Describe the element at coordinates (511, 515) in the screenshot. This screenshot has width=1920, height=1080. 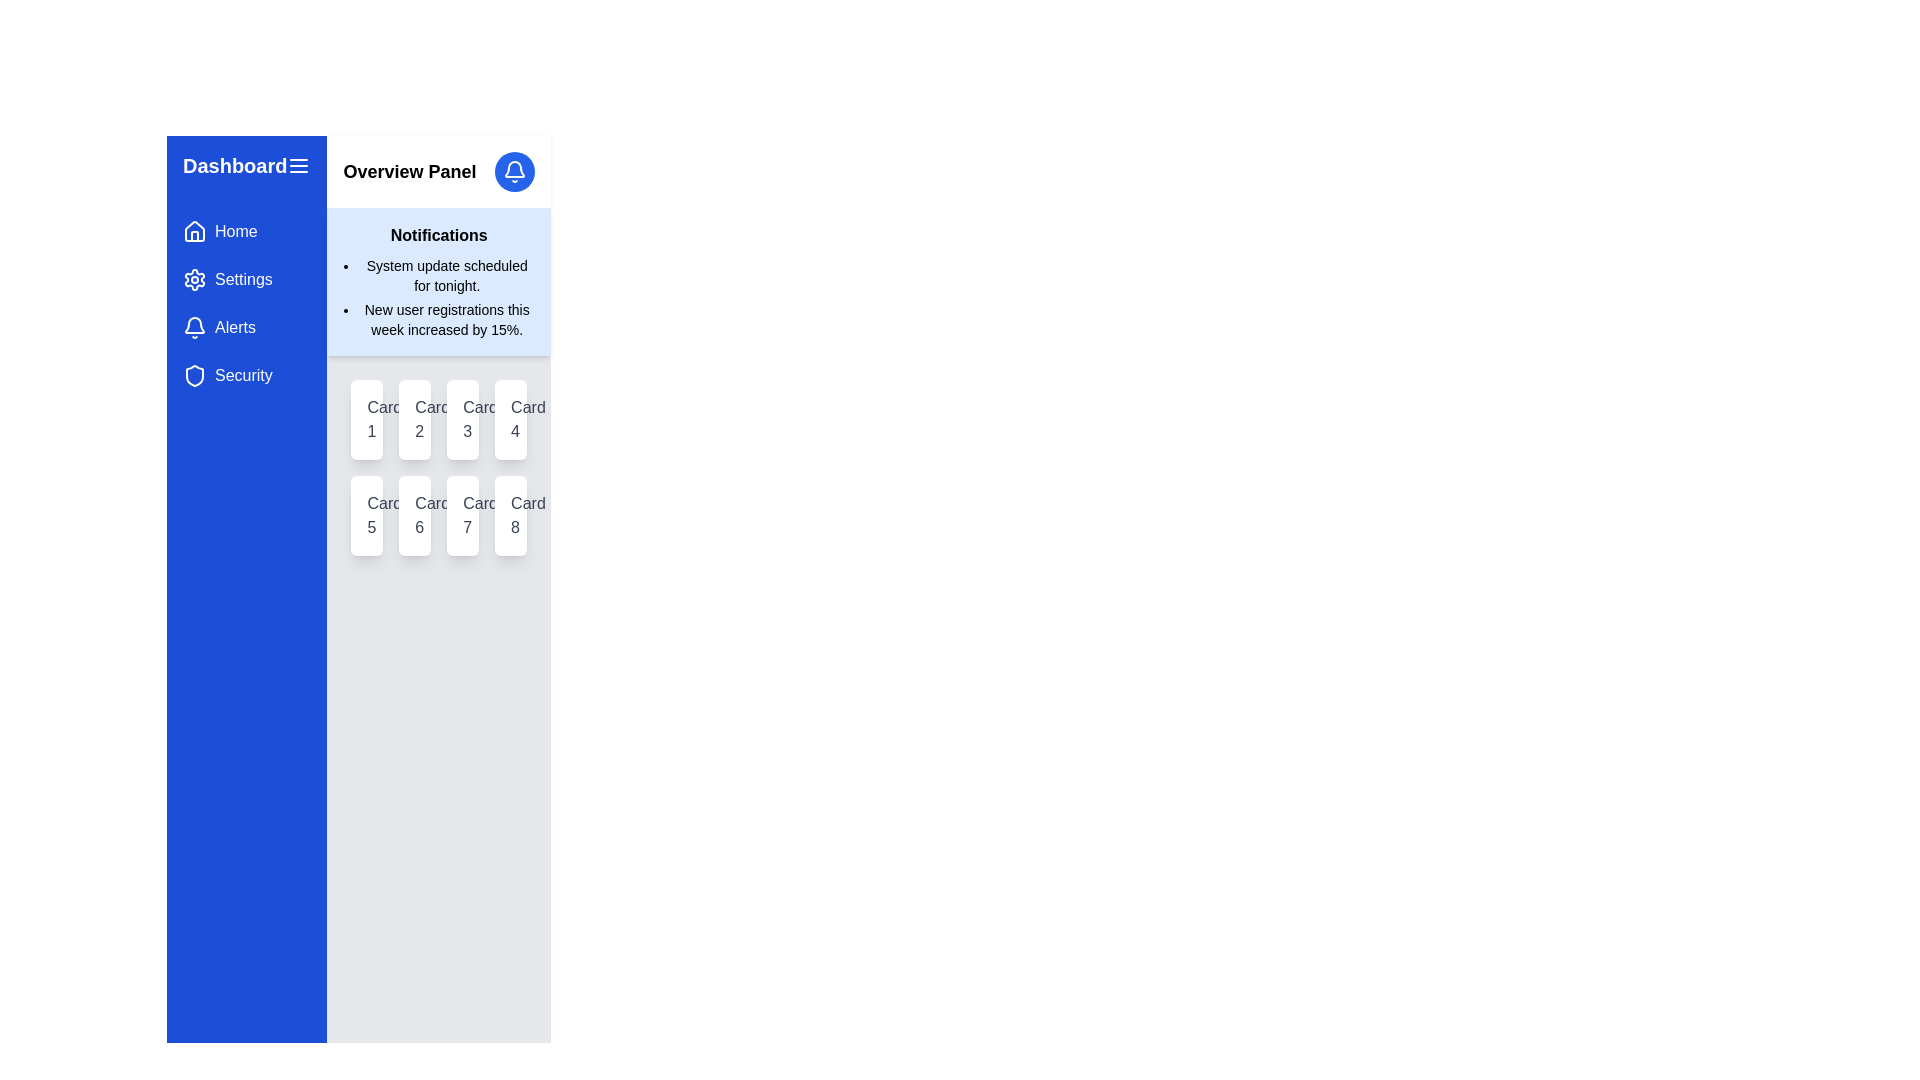
I see `the display component labeled as 'Card 8', which is located in the bottom-right corner of a 4x2 grid of cards` at that location.